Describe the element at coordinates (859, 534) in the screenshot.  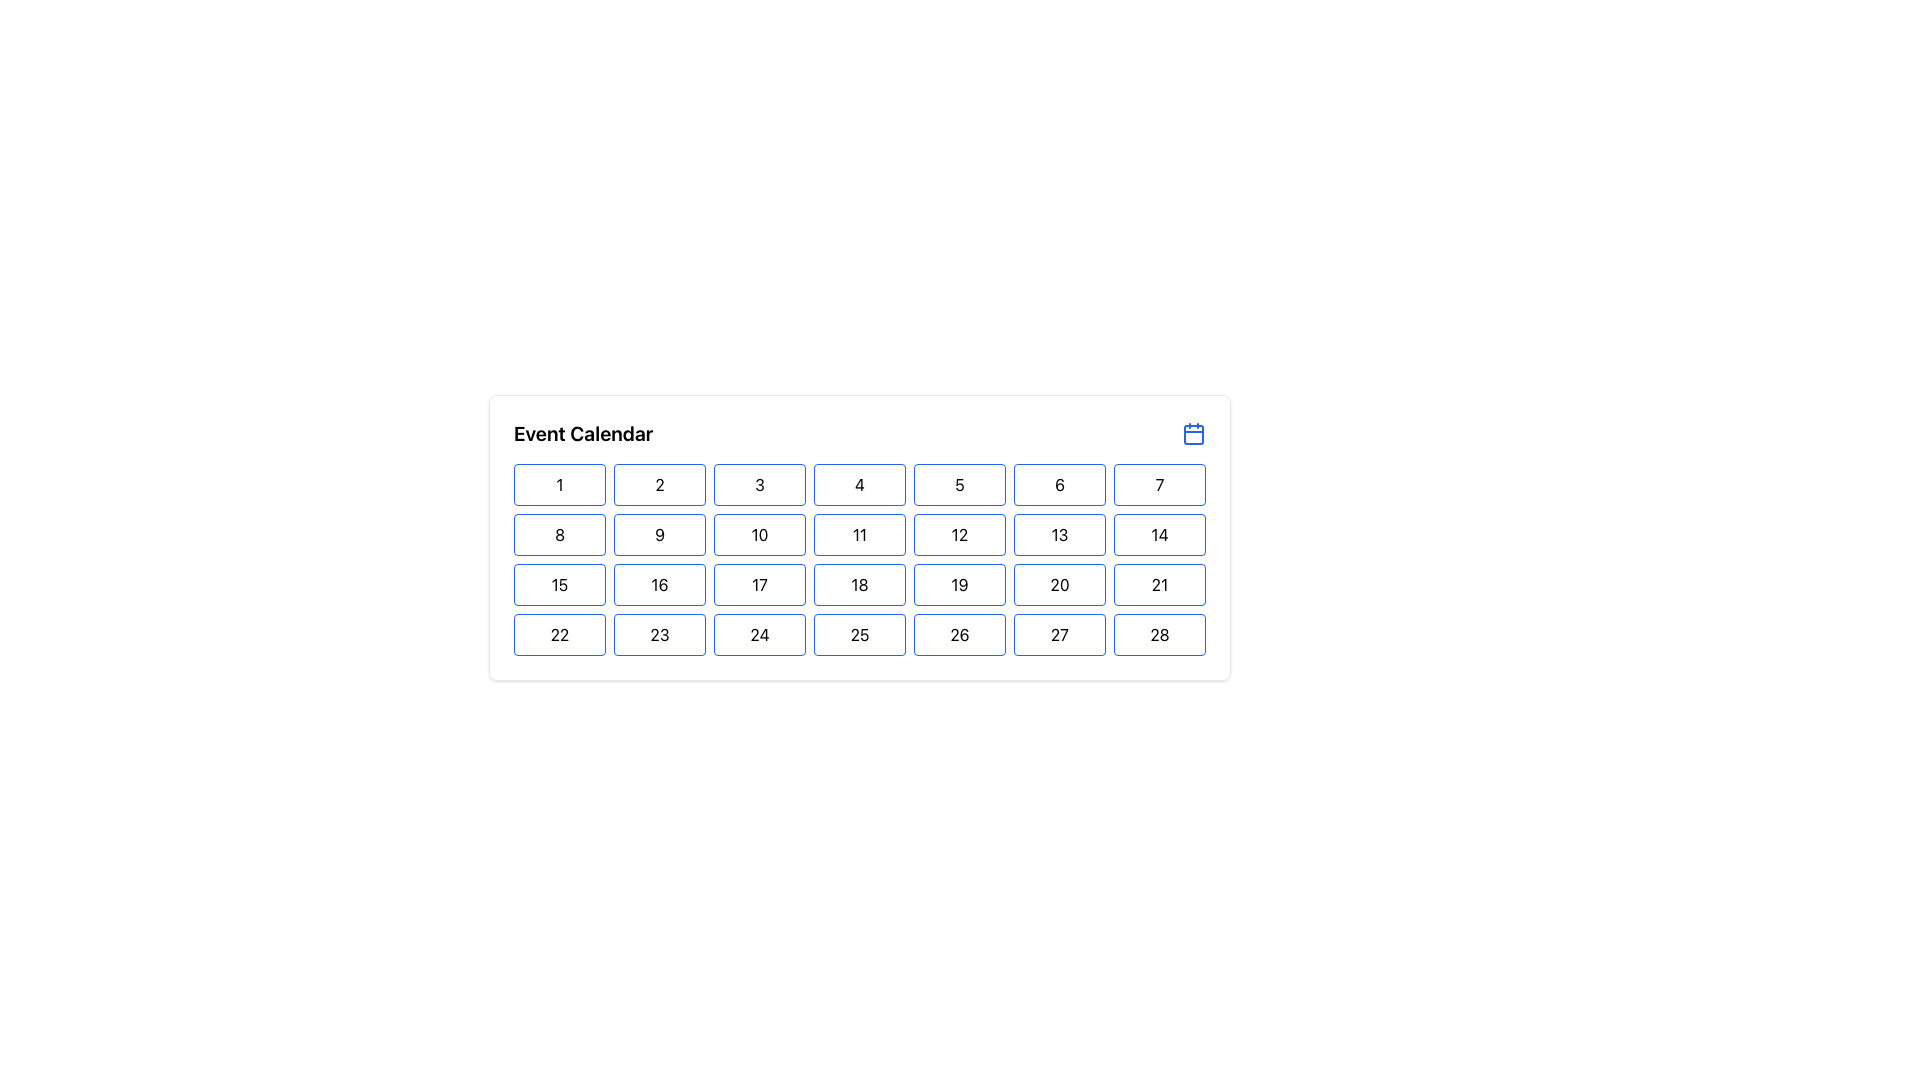
I see `the date selection button located` at that location.